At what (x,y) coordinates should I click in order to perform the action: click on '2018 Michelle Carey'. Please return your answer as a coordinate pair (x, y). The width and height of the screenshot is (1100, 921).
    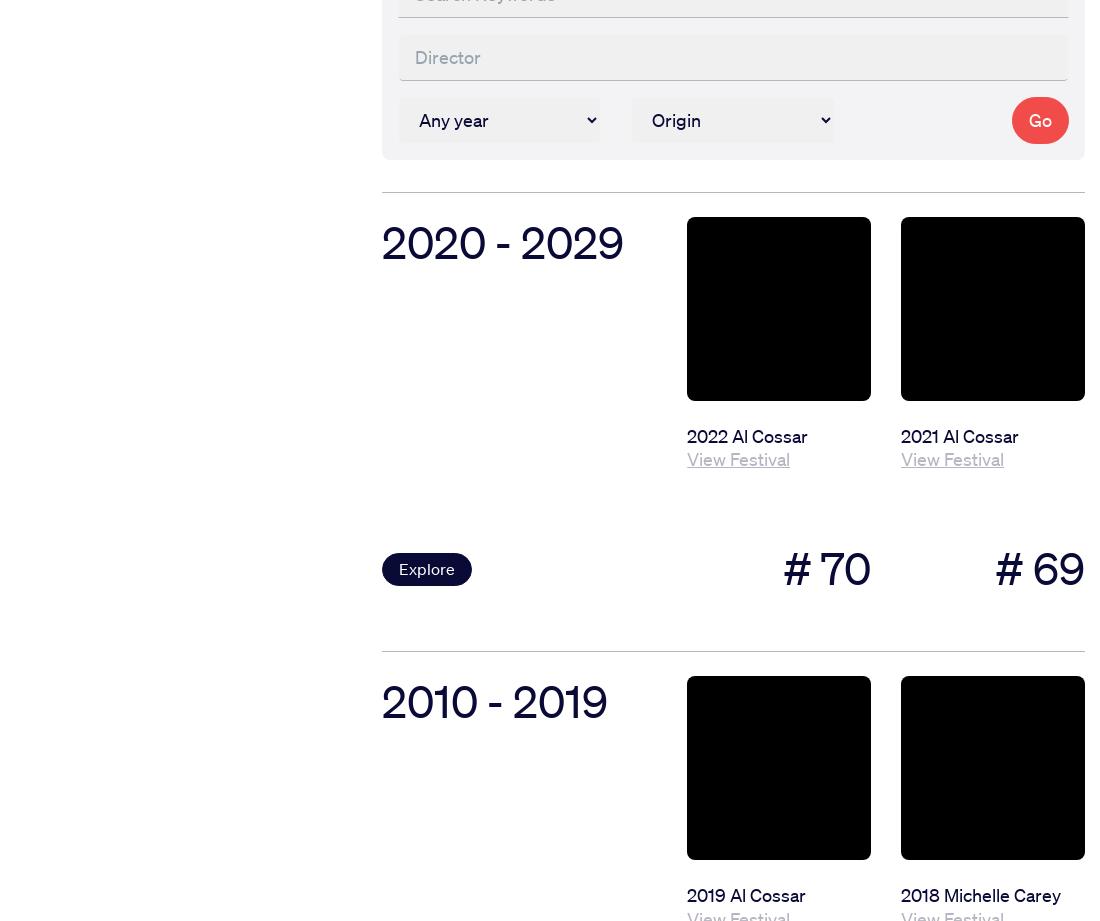
    Looking at the image, I should click on (979, 894).